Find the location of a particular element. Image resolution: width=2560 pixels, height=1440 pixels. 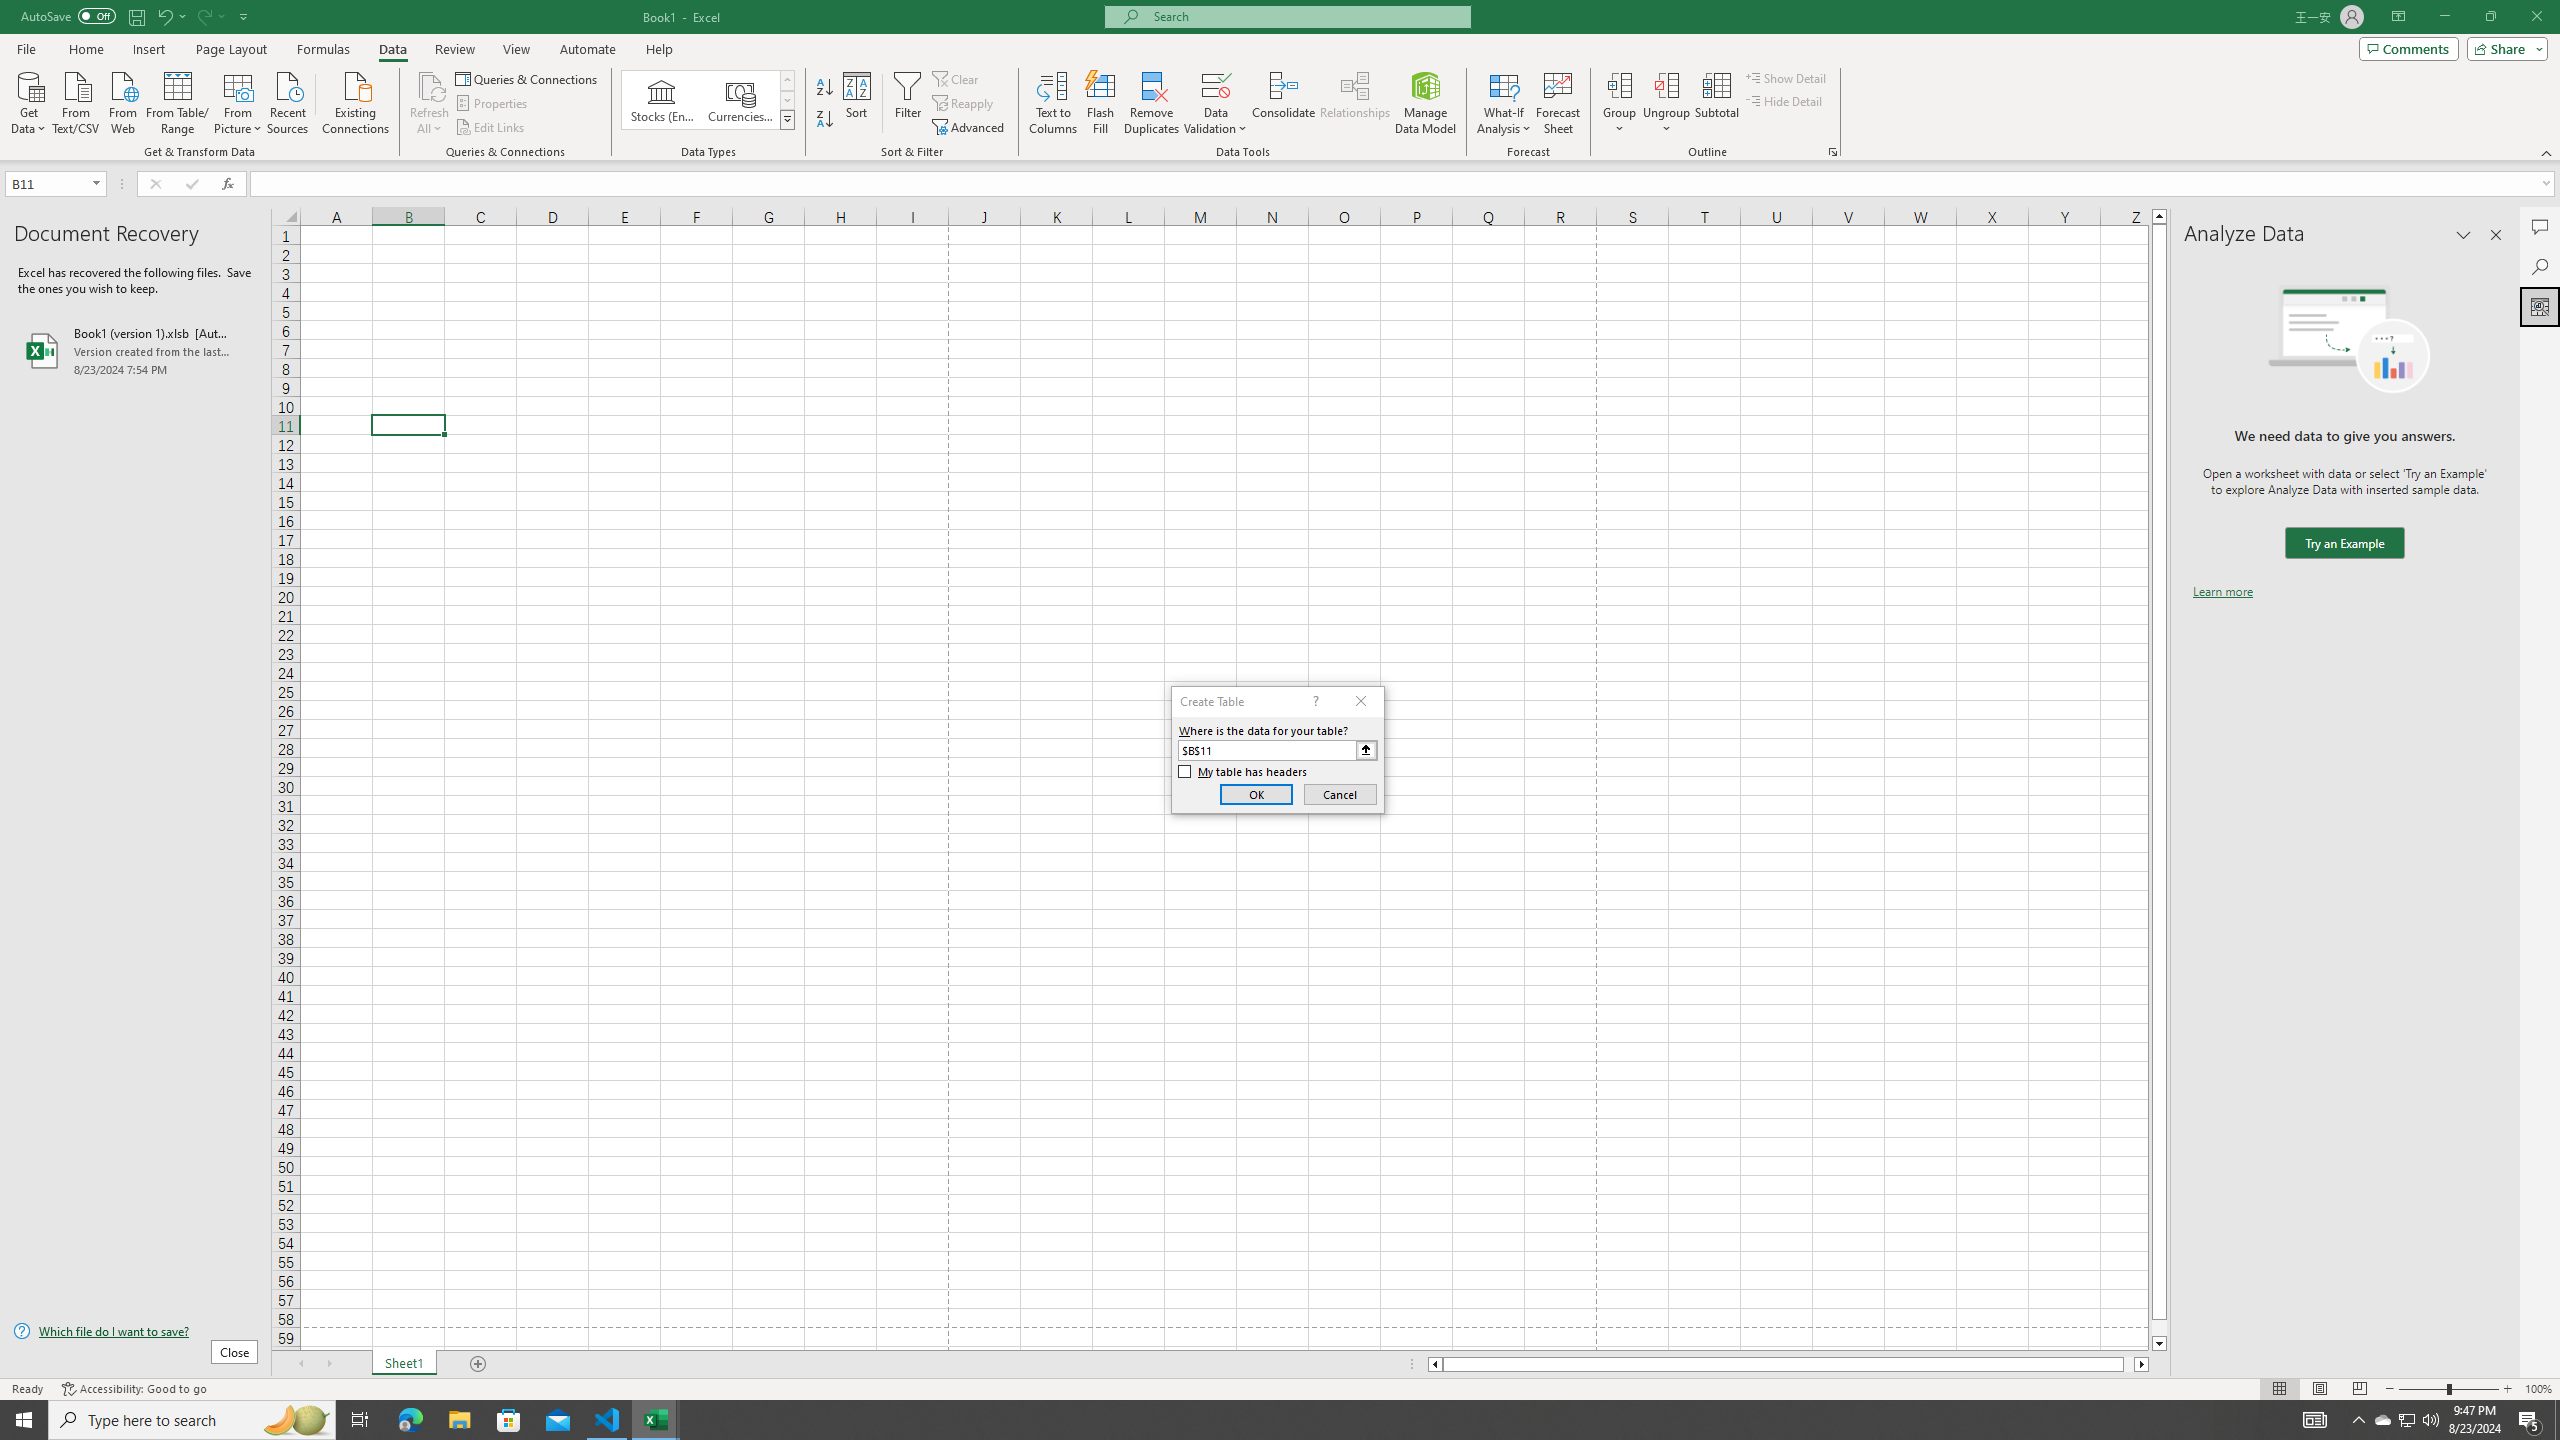

'Relationships' is located at coordinates (1354, 103).